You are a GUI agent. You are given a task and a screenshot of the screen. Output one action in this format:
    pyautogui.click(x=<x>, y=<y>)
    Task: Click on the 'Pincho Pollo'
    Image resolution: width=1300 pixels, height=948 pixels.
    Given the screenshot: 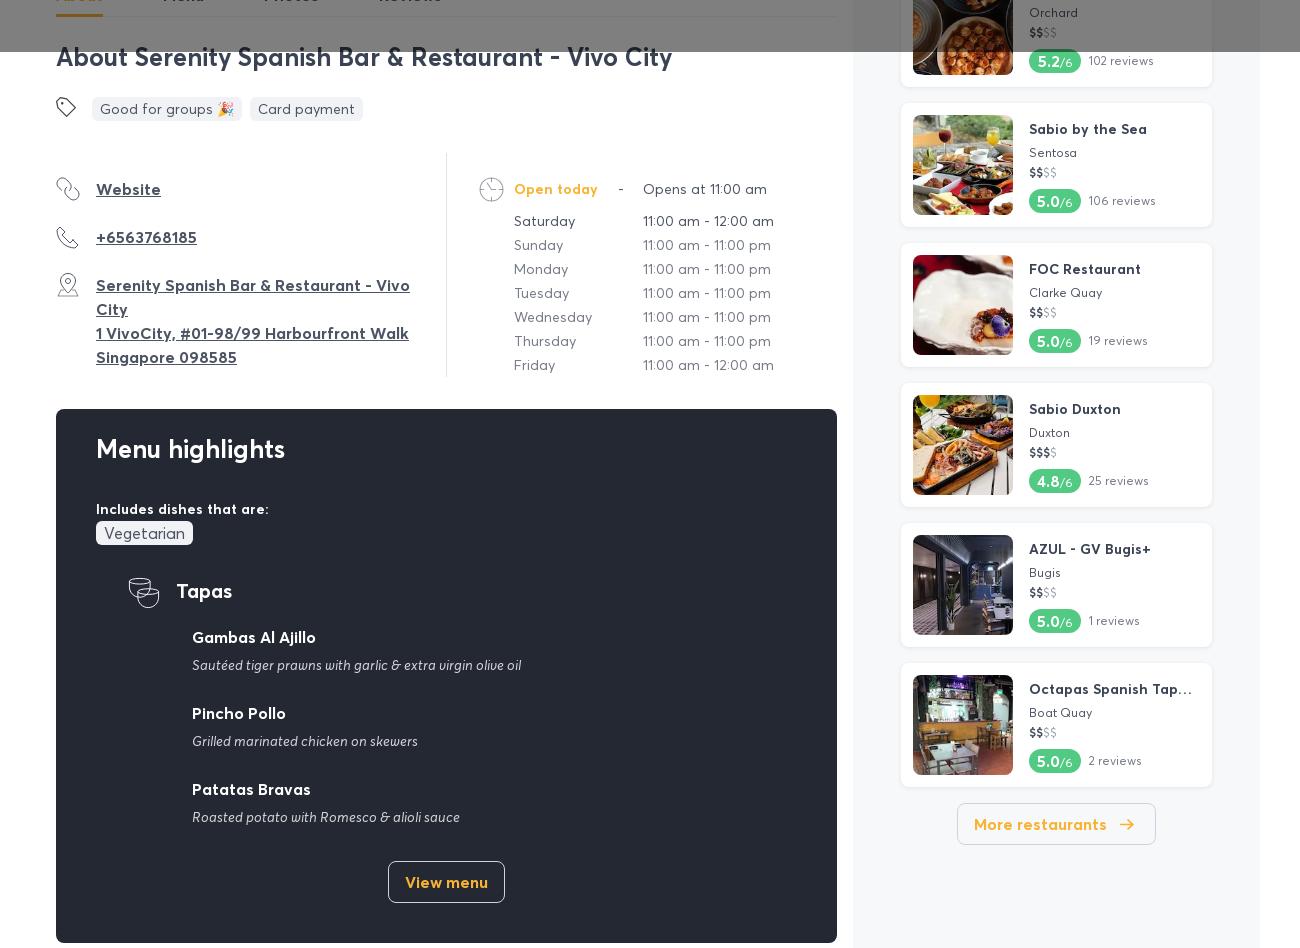 What is the action you would take?
    pyautogui.click(x=192, y=712)
    